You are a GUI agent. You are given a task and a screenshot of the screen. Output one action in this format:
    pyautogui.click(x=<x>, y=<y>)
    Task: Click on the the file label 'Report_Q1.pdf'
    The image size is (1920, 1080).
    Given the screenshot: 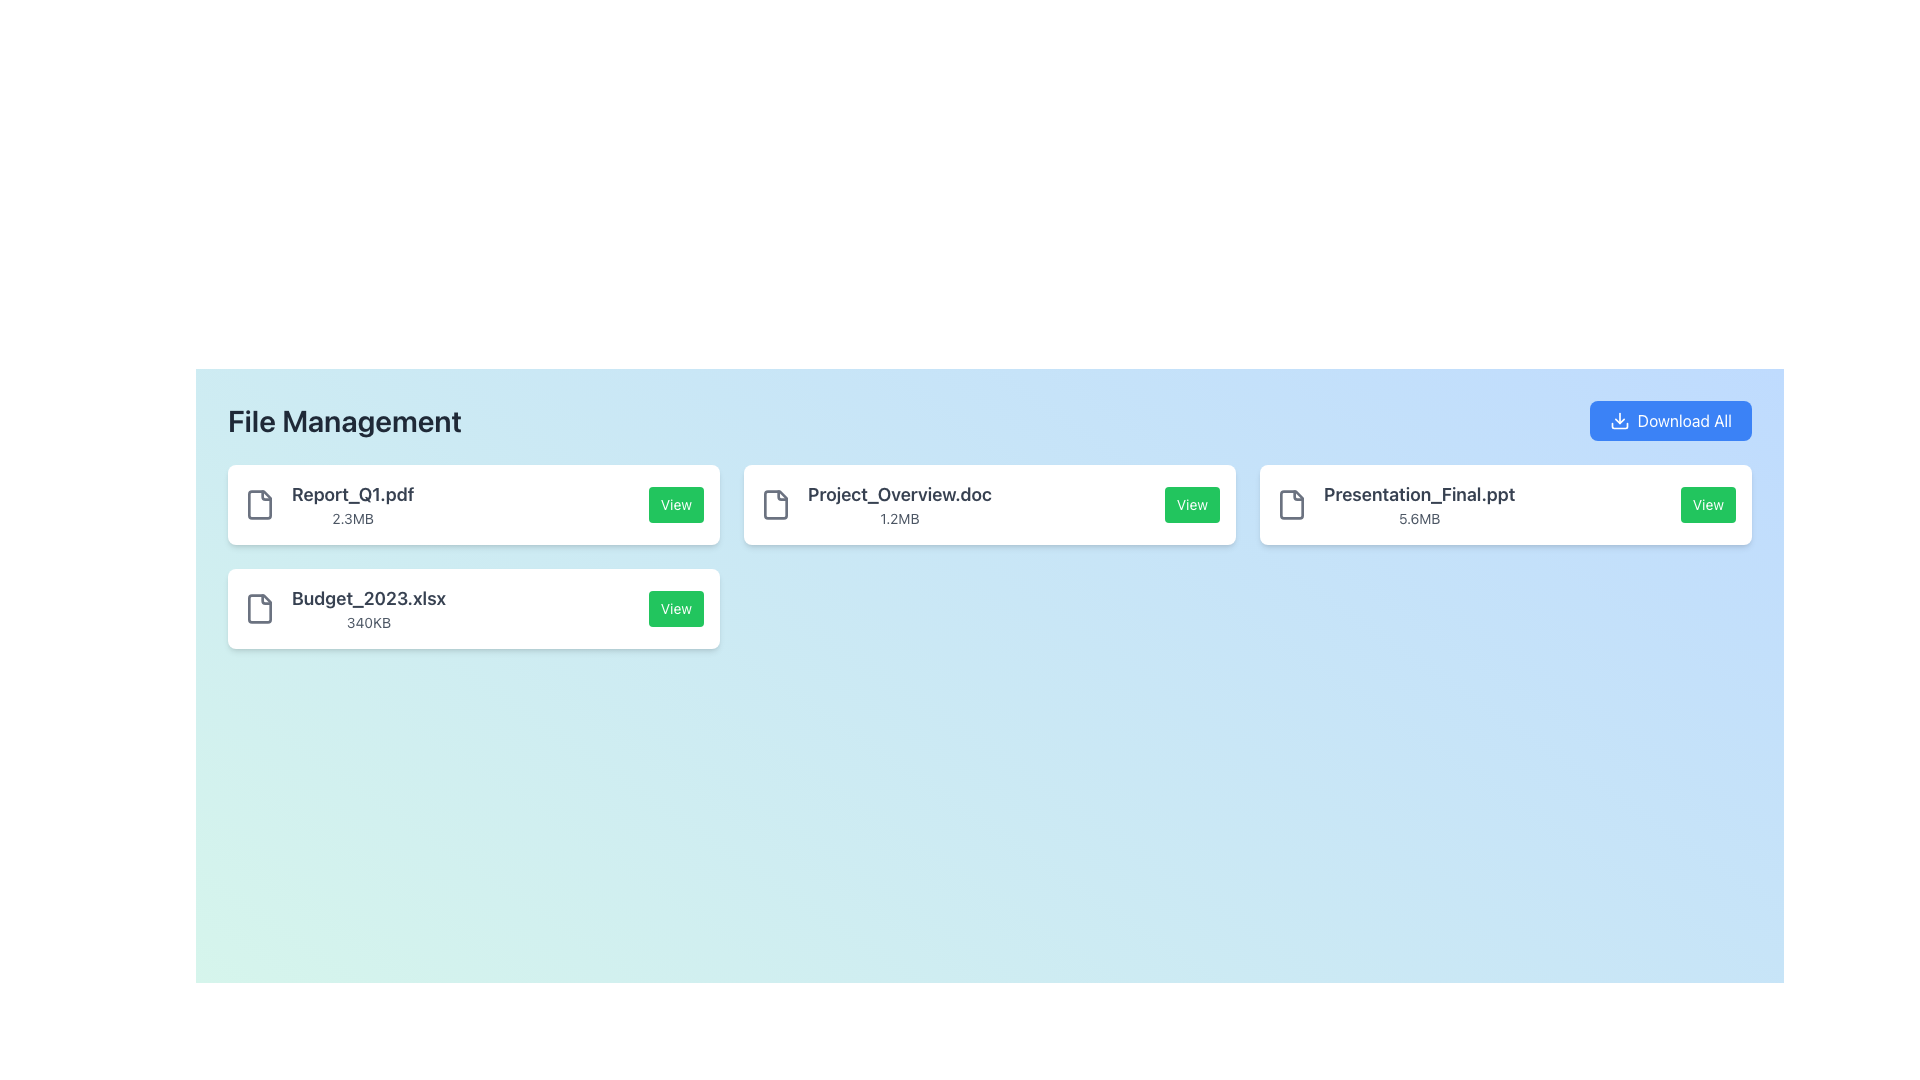 What is the action you would take?
    pyautogui.click(x=353, y=504)
    